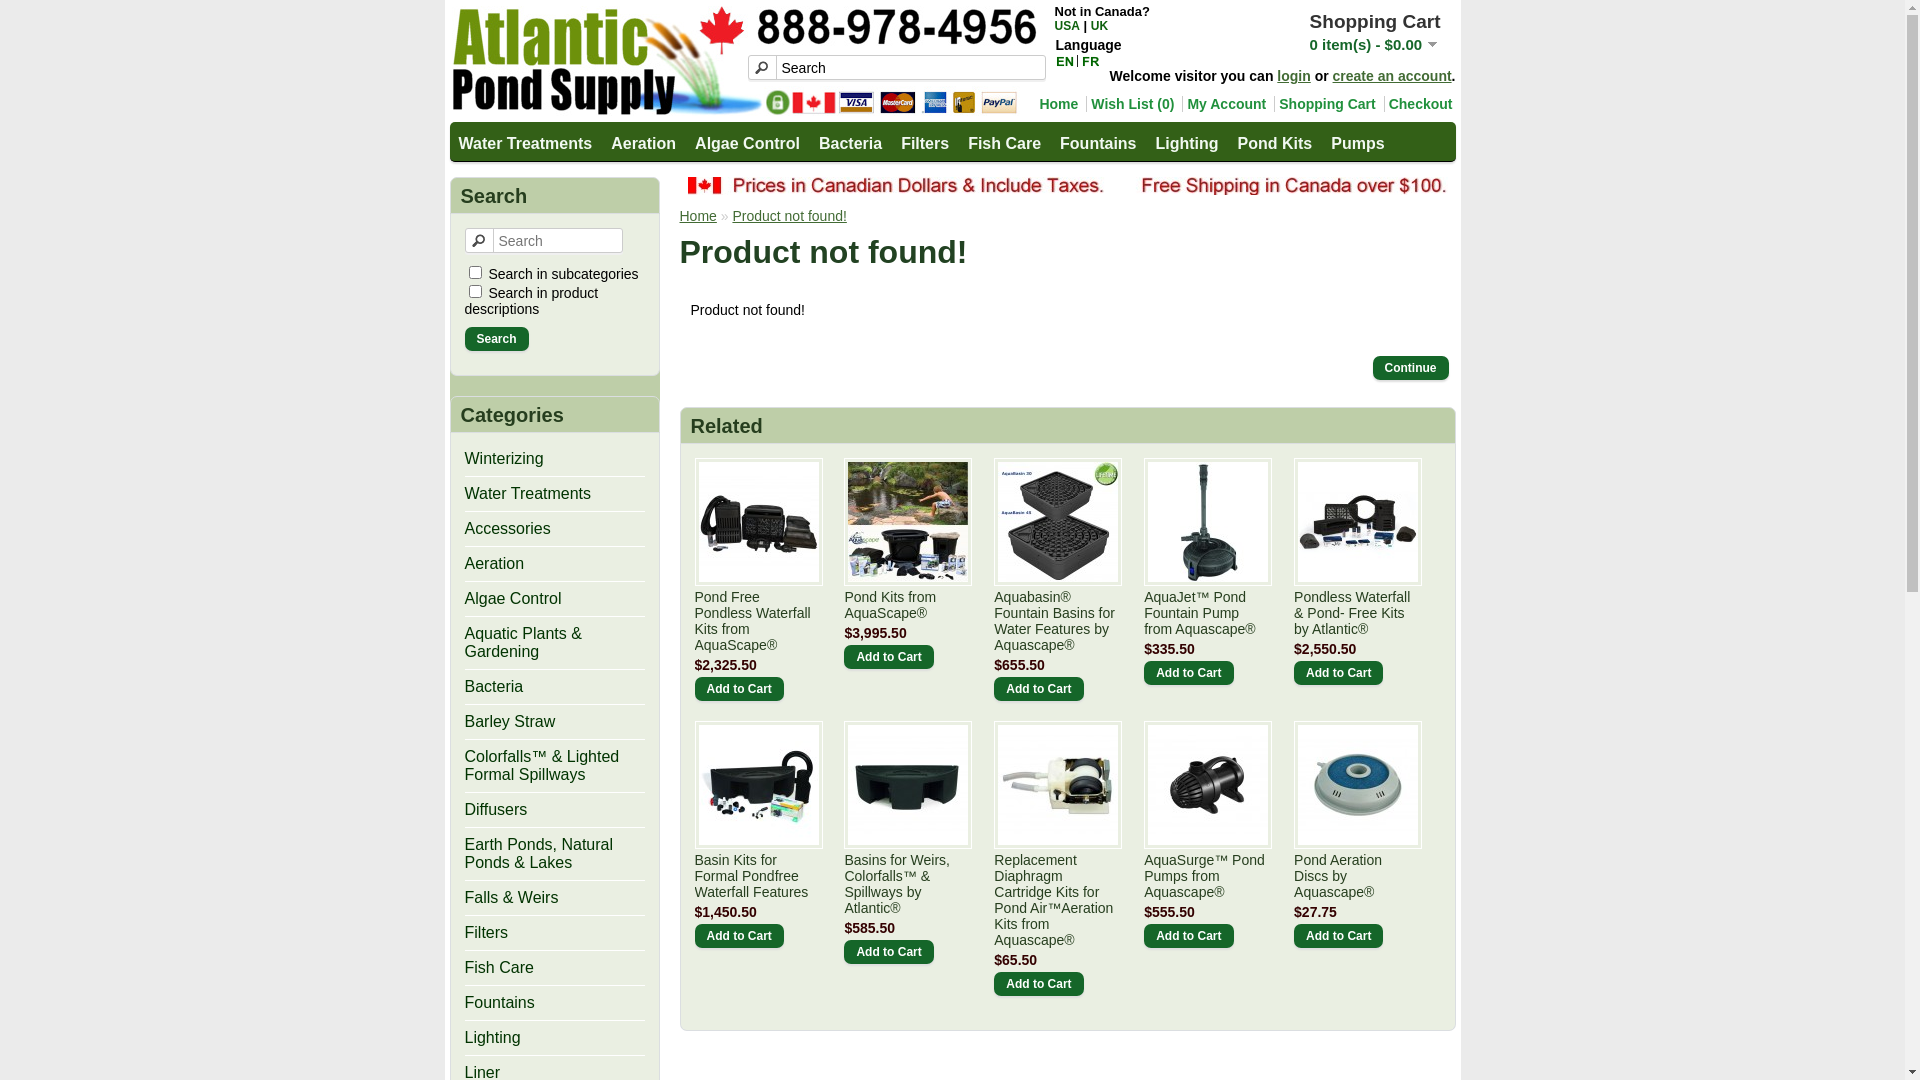 This screenshot has height=1080, width=1920. I want to click on 'English', so click(1064, 60).